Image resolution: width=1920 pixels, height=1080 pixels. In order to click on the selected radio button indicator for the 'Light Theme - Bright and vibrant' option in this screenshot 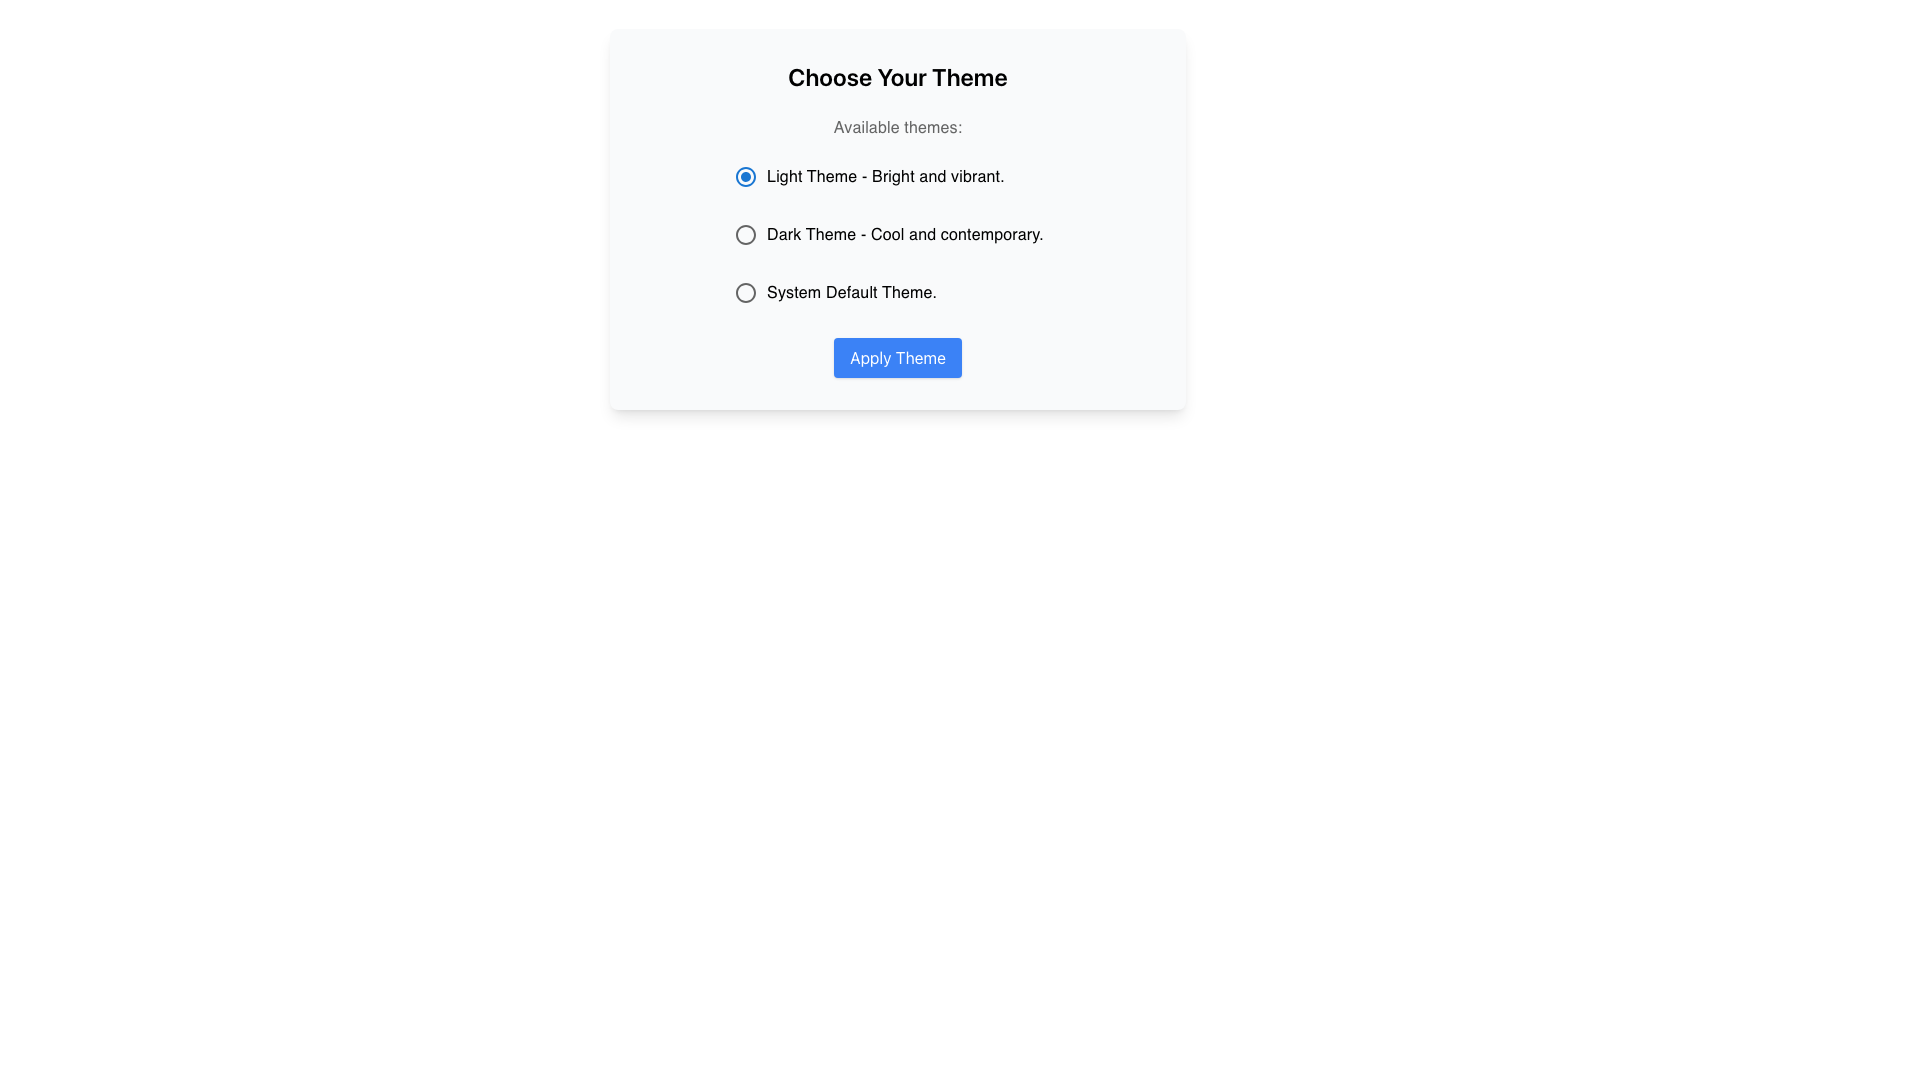, I will do `click(745, 176)`.